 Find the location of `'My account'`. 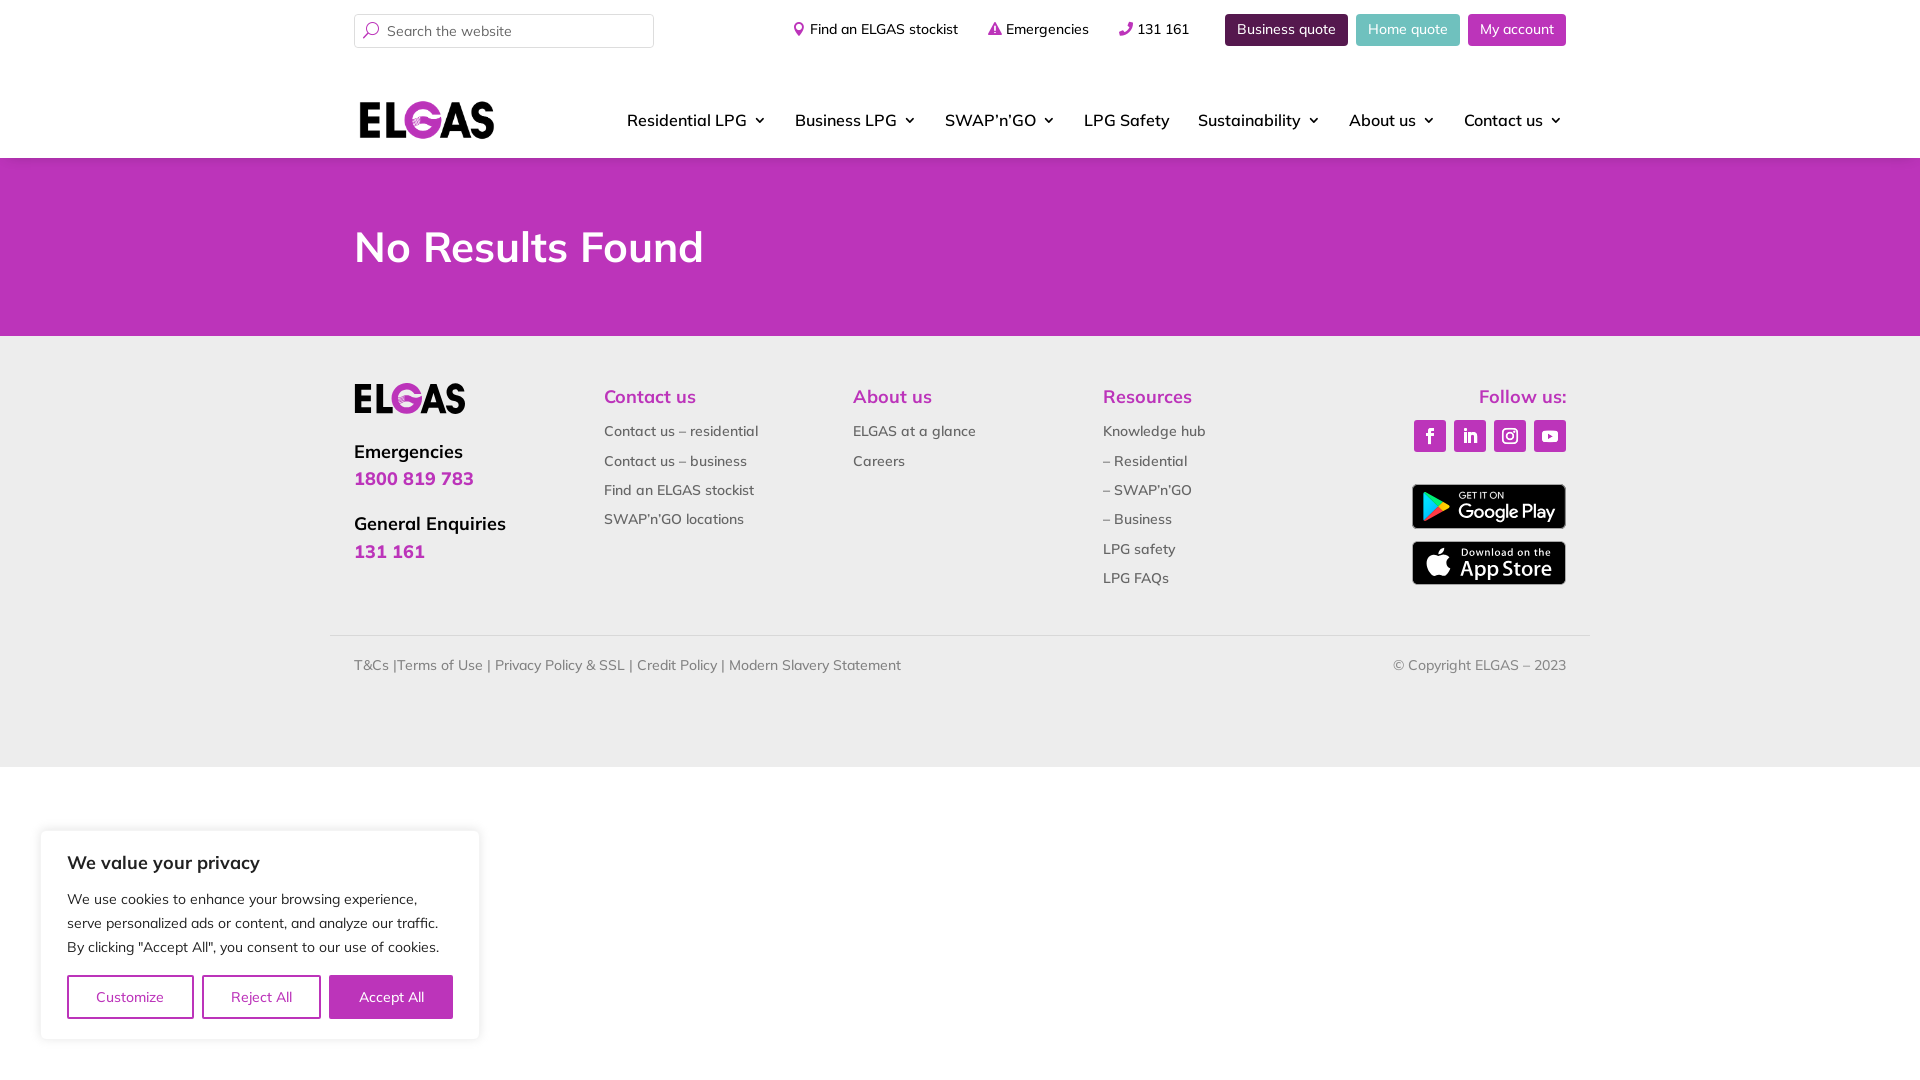

'My account' is located at coordinates (1468, 30).